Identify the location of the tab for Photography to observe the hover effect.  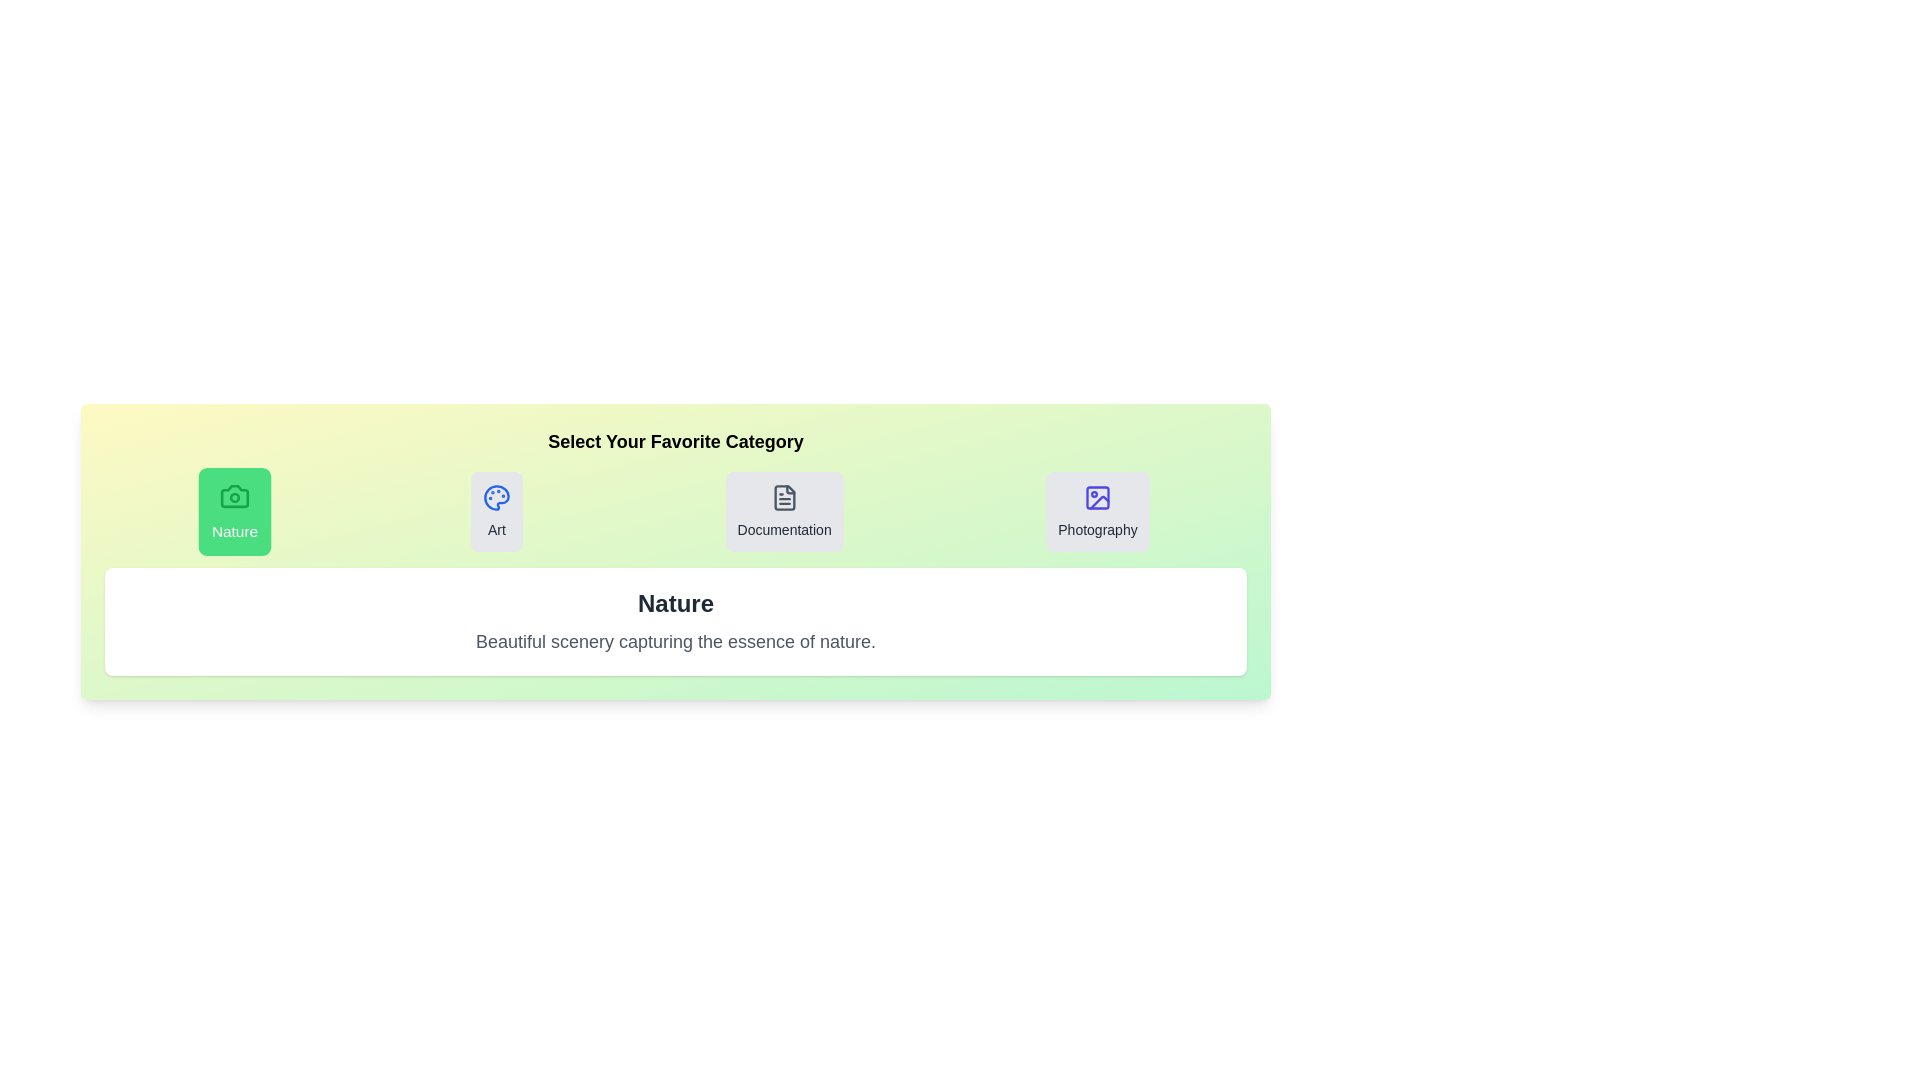
(1096, 511).